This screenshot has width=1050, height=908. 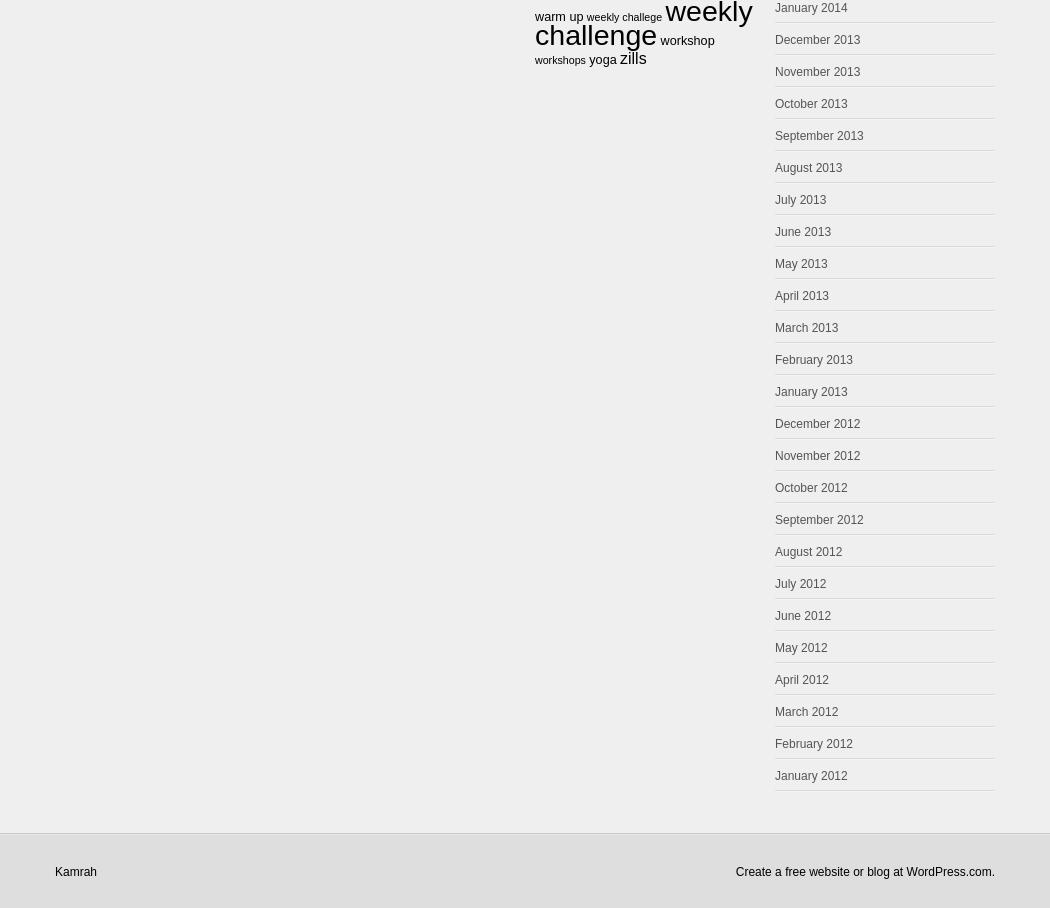 What do you see at coordinates (602, 59) in the screenshot?
I see `'yoga'` at bounding box center [602, 59].